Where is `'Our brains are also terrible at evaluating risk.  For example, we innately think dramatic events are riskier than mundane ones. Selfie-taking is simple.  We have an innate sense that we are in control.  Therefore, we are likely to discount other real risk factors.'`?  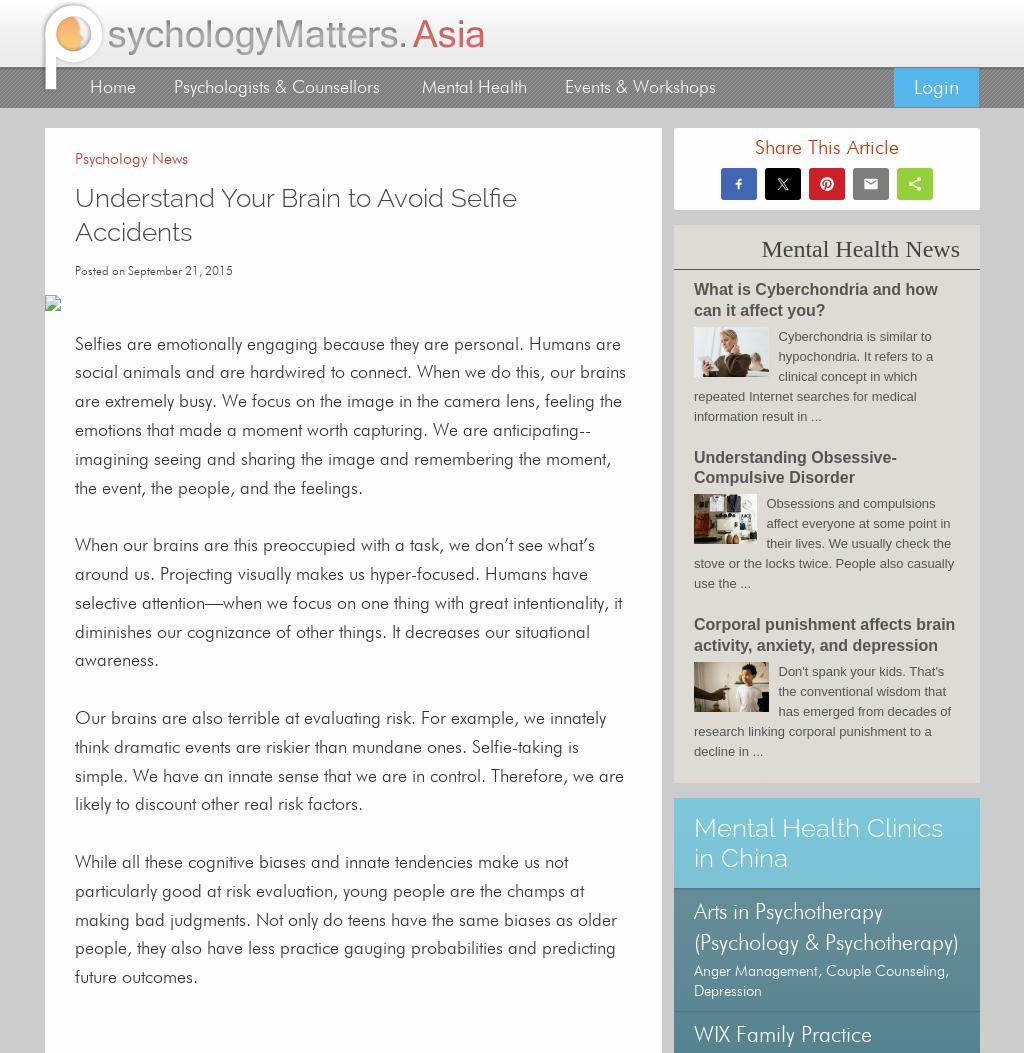 'Our brains are also terrible at evaluating risk.  For example, we innately think dramatic events are riskier than mundane ones. Selfie-taking is simple.  We have an innate sense that we are in control.  Therefore, we are likely to discount other real risk factors.' is located at coordinates (73, 760).